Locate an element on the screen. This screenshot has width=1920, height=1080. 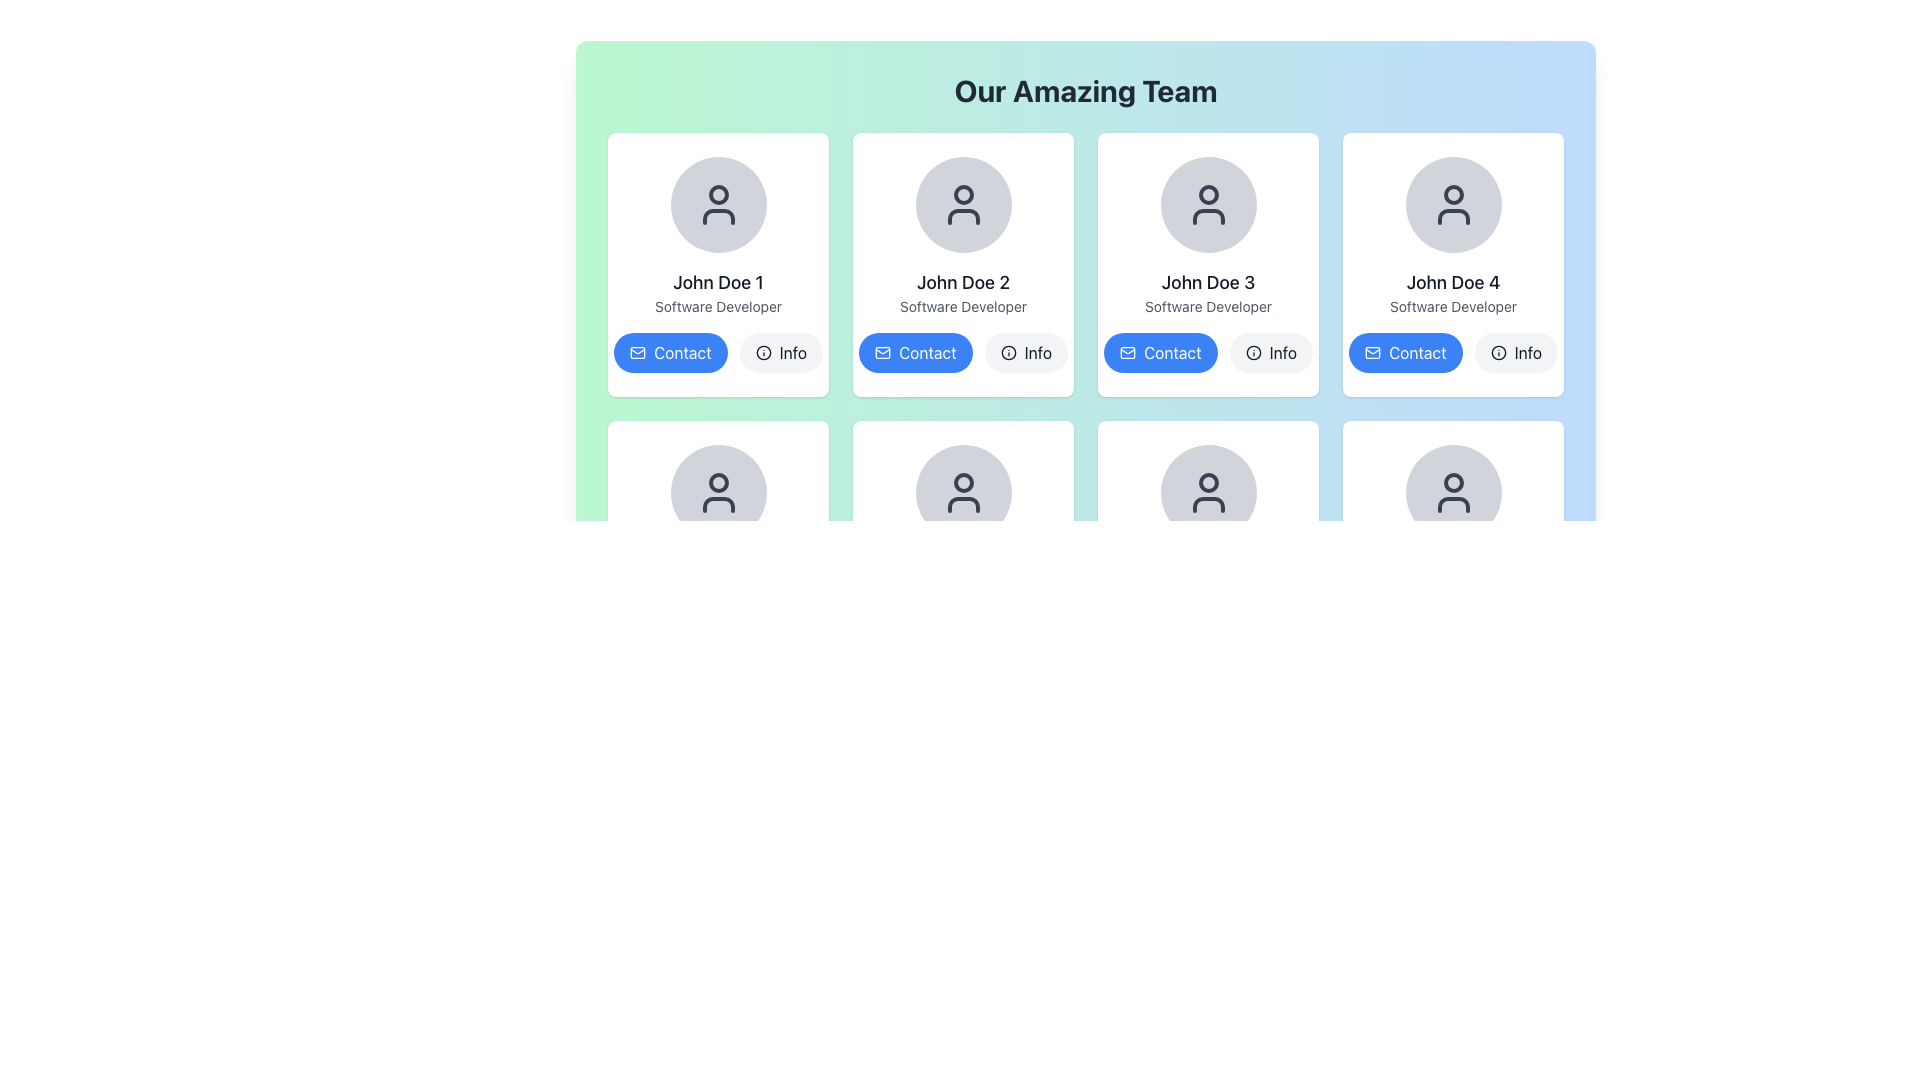
the circular icon with a prominent border located within the 'Info' button of the second profile card in the first row is located at coordinates (1008, 352).